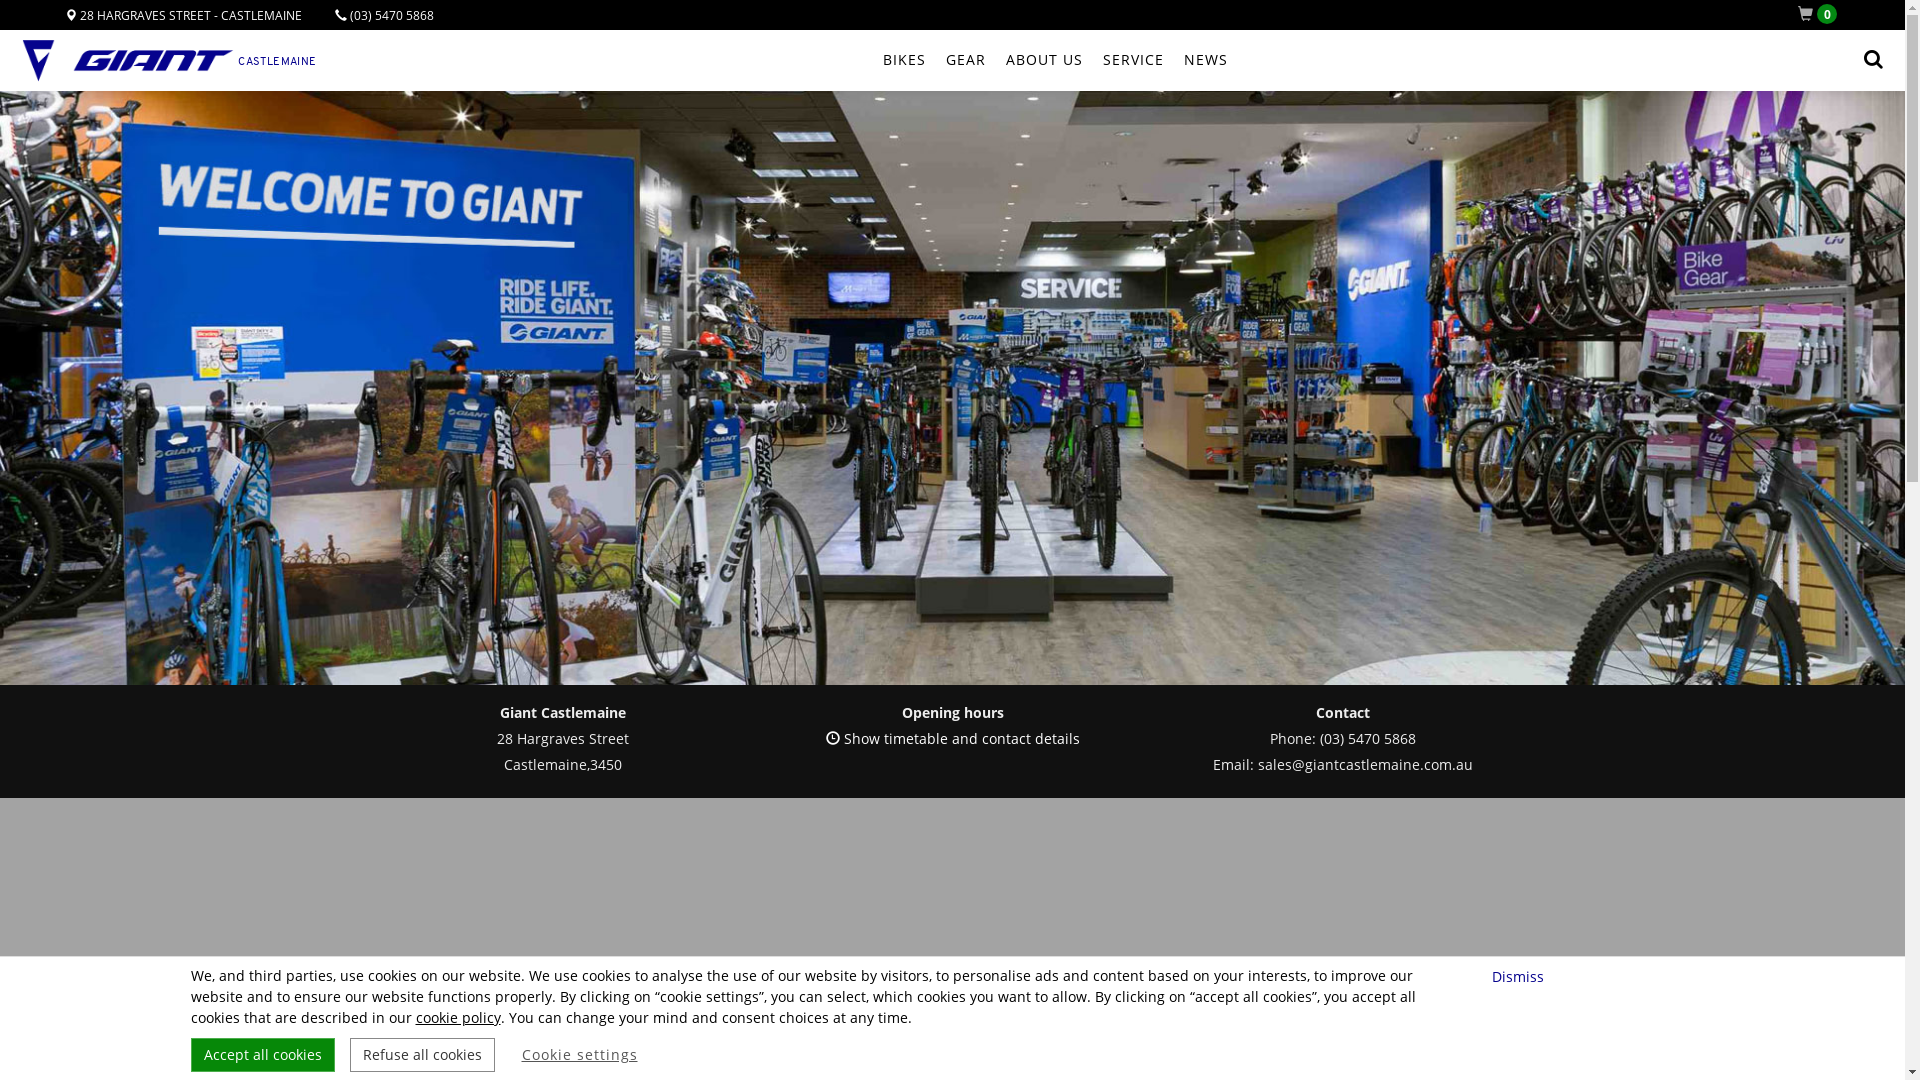 The image size is (1920, 1080). What do you see at coordinates (902, 59) in the screenshot?
I see `'BIKES'` at bounding box center [902, 59].